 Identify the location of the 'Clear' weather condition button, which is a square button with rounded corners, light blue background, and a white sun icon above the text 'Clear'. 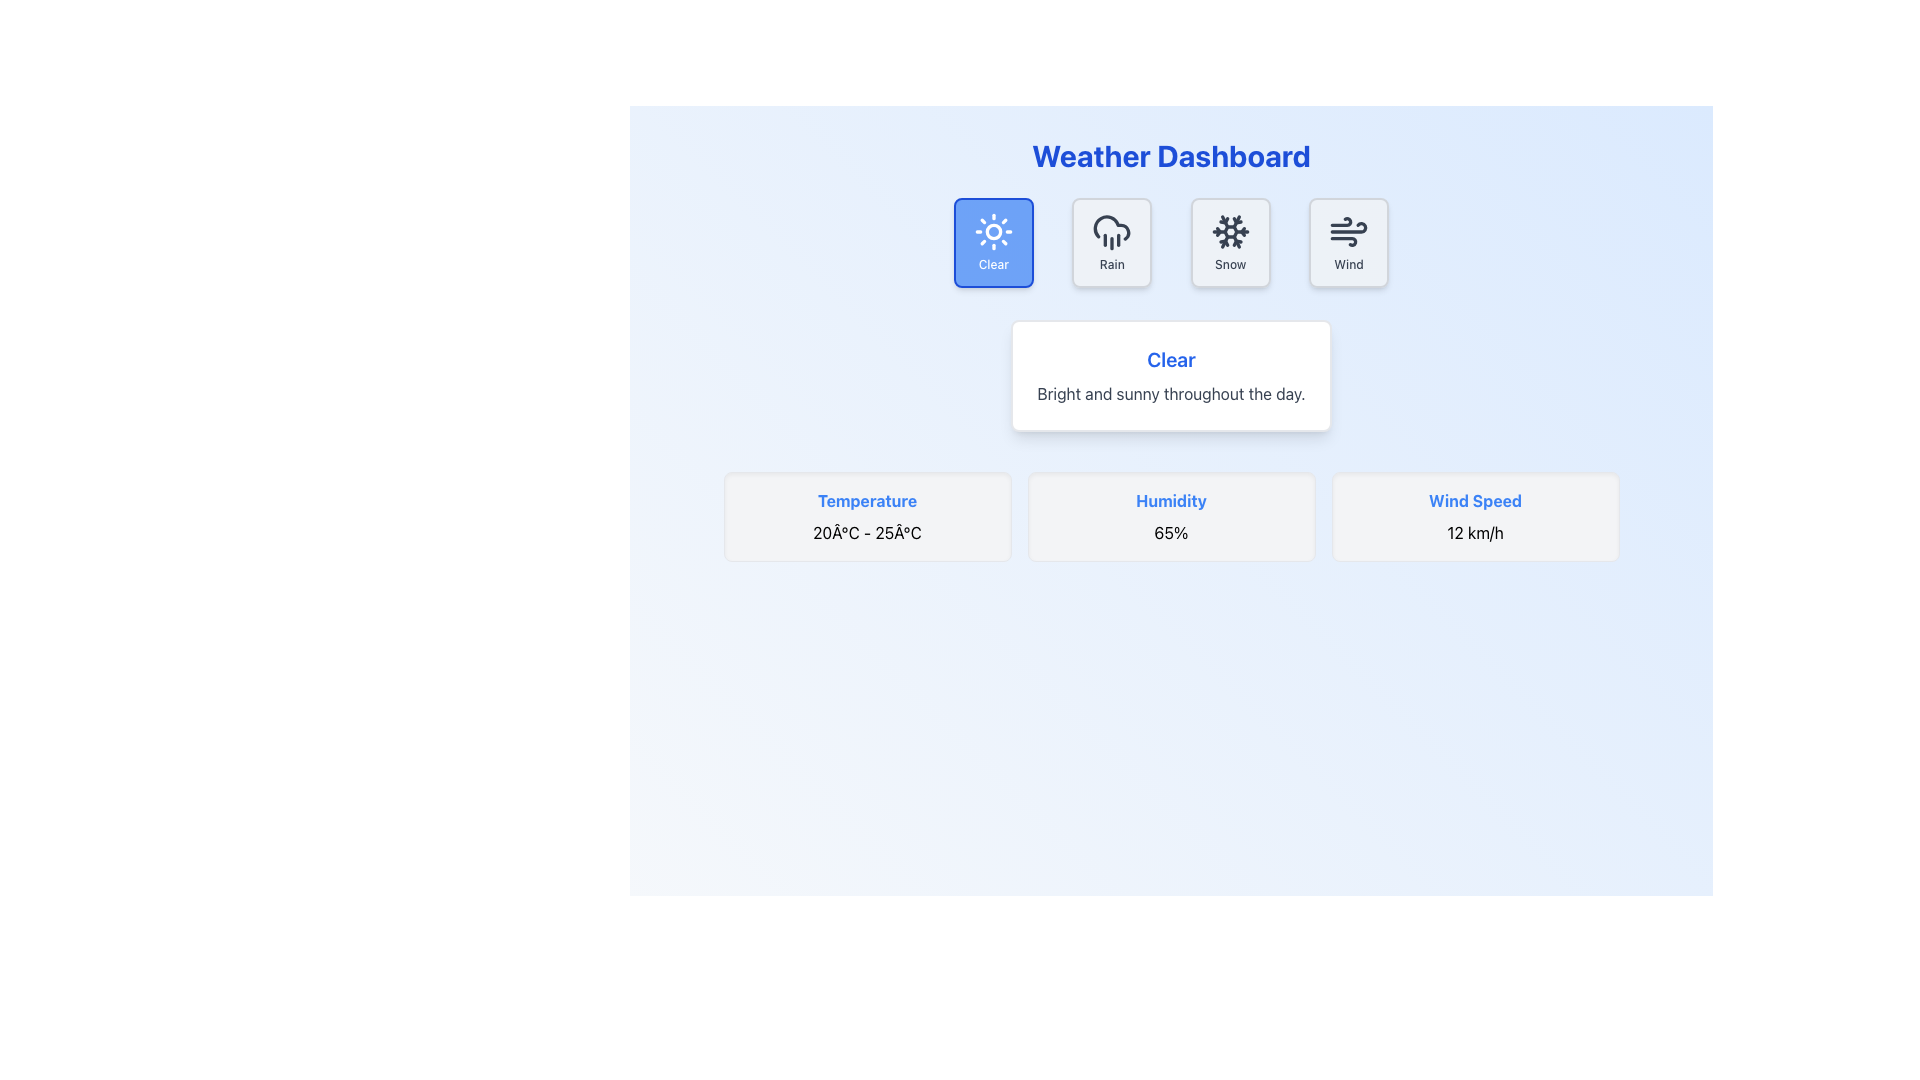
(993, 242).